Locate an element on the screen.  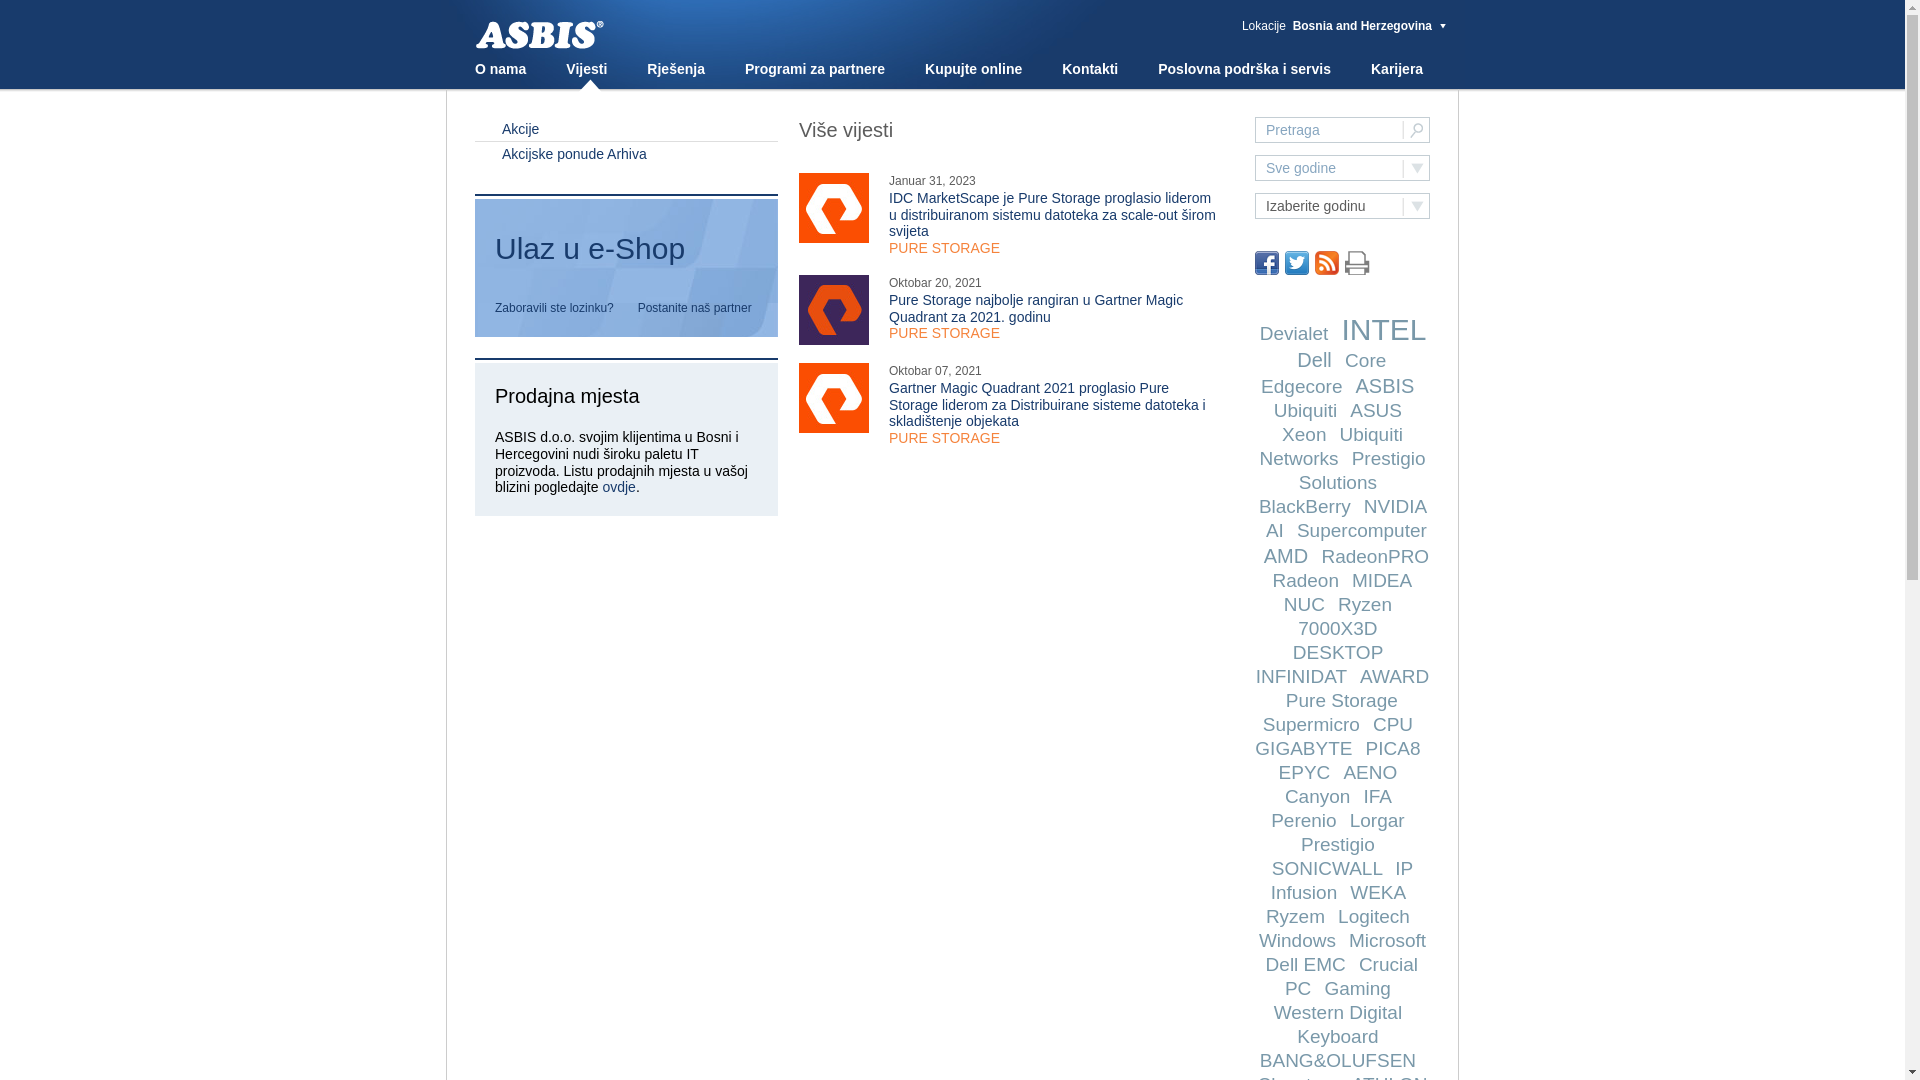
'Akcije' is located at coordinates (625, 128).